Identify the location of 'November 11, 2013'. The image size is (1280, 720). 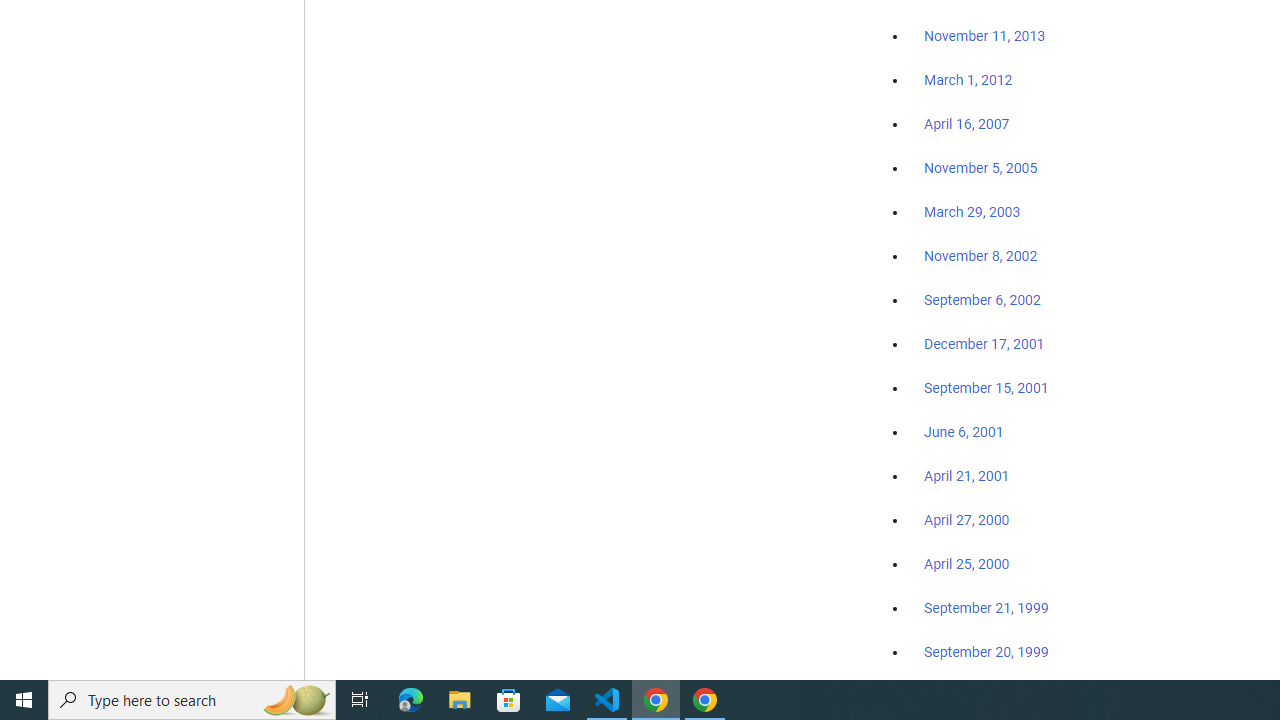
(984, 37).